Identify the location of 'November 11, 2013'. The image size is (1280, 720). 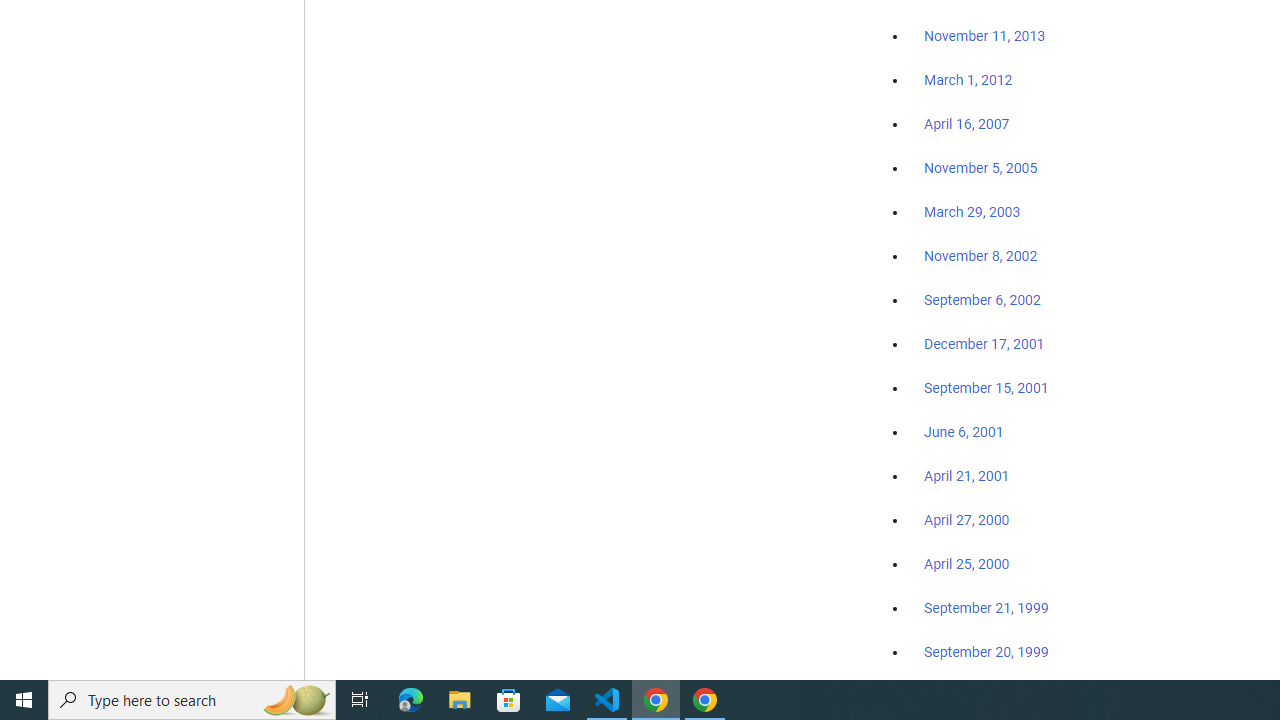
(984, 37).